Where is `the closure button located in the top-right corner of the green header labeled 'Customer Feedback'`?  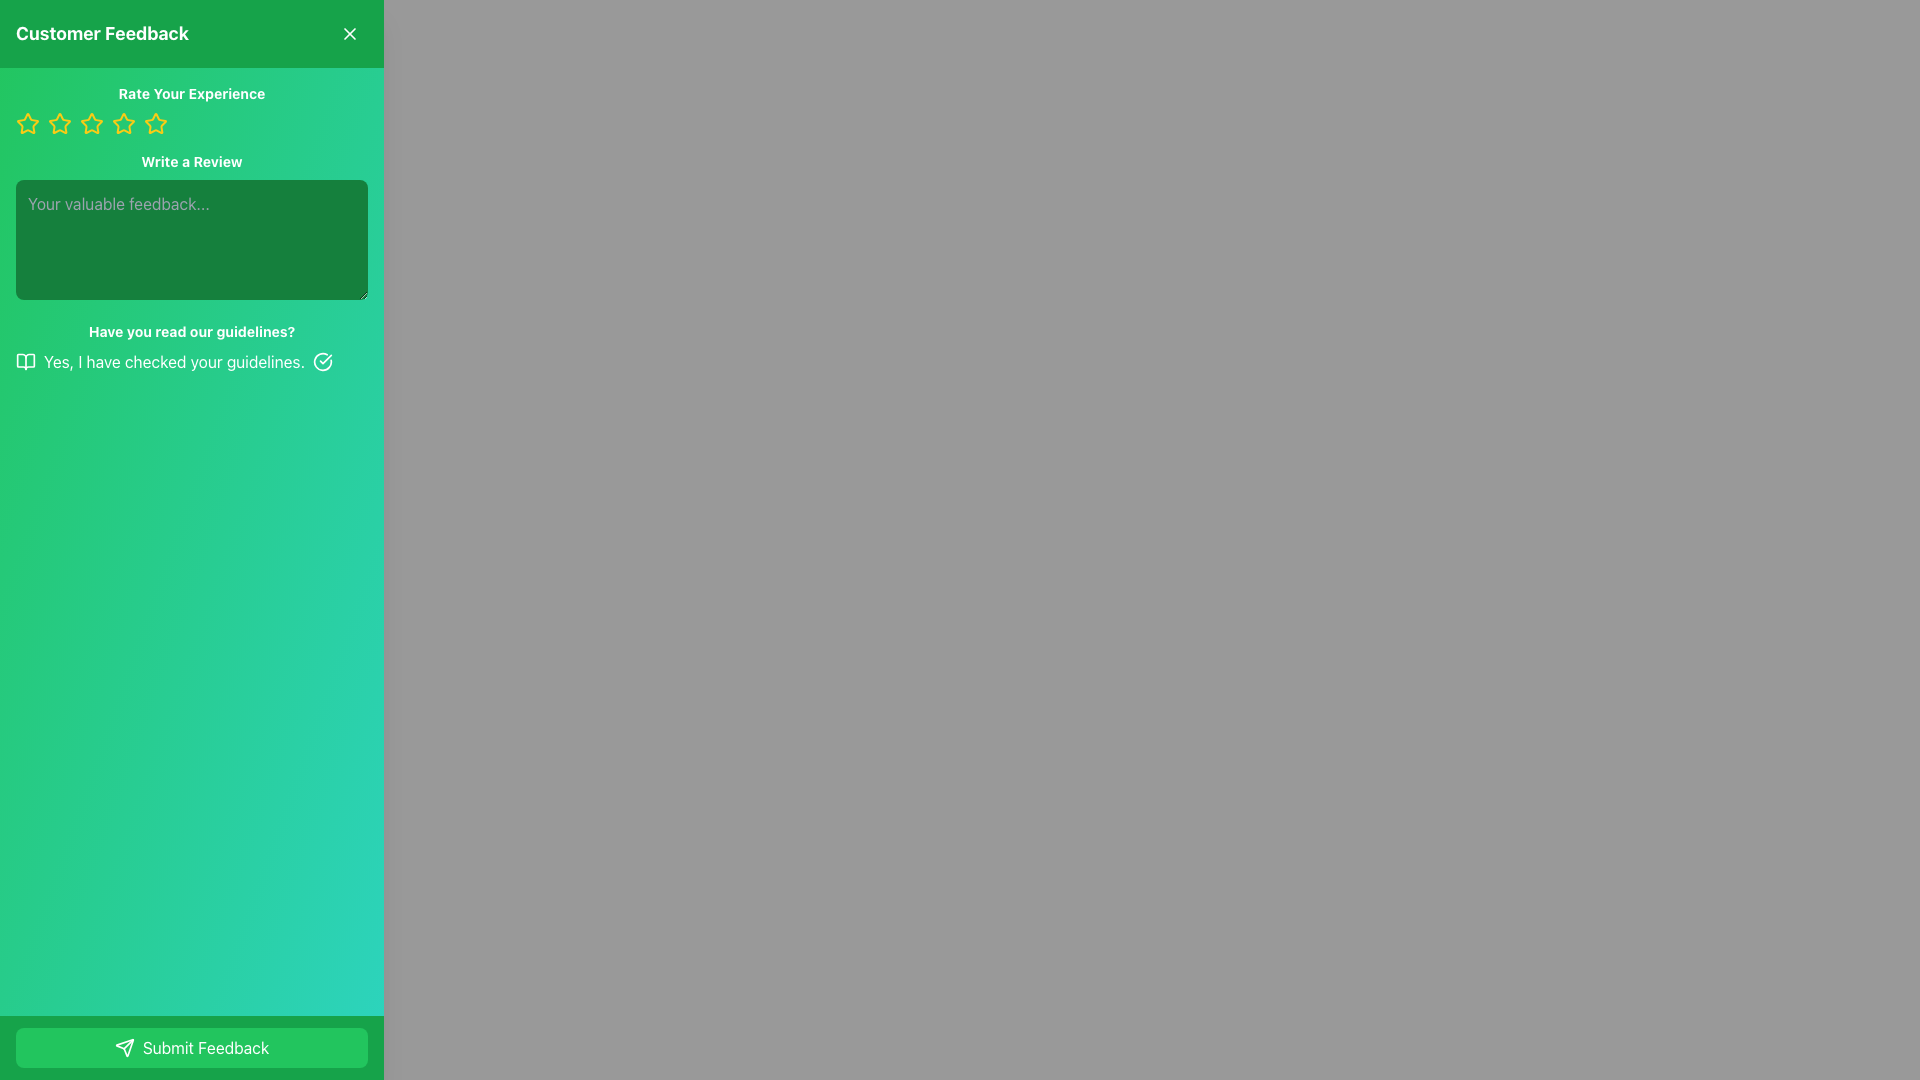 the closure button located in the top-right corner of the green header labeled 'Customer Feedback' is located at coordinates (350, 34).